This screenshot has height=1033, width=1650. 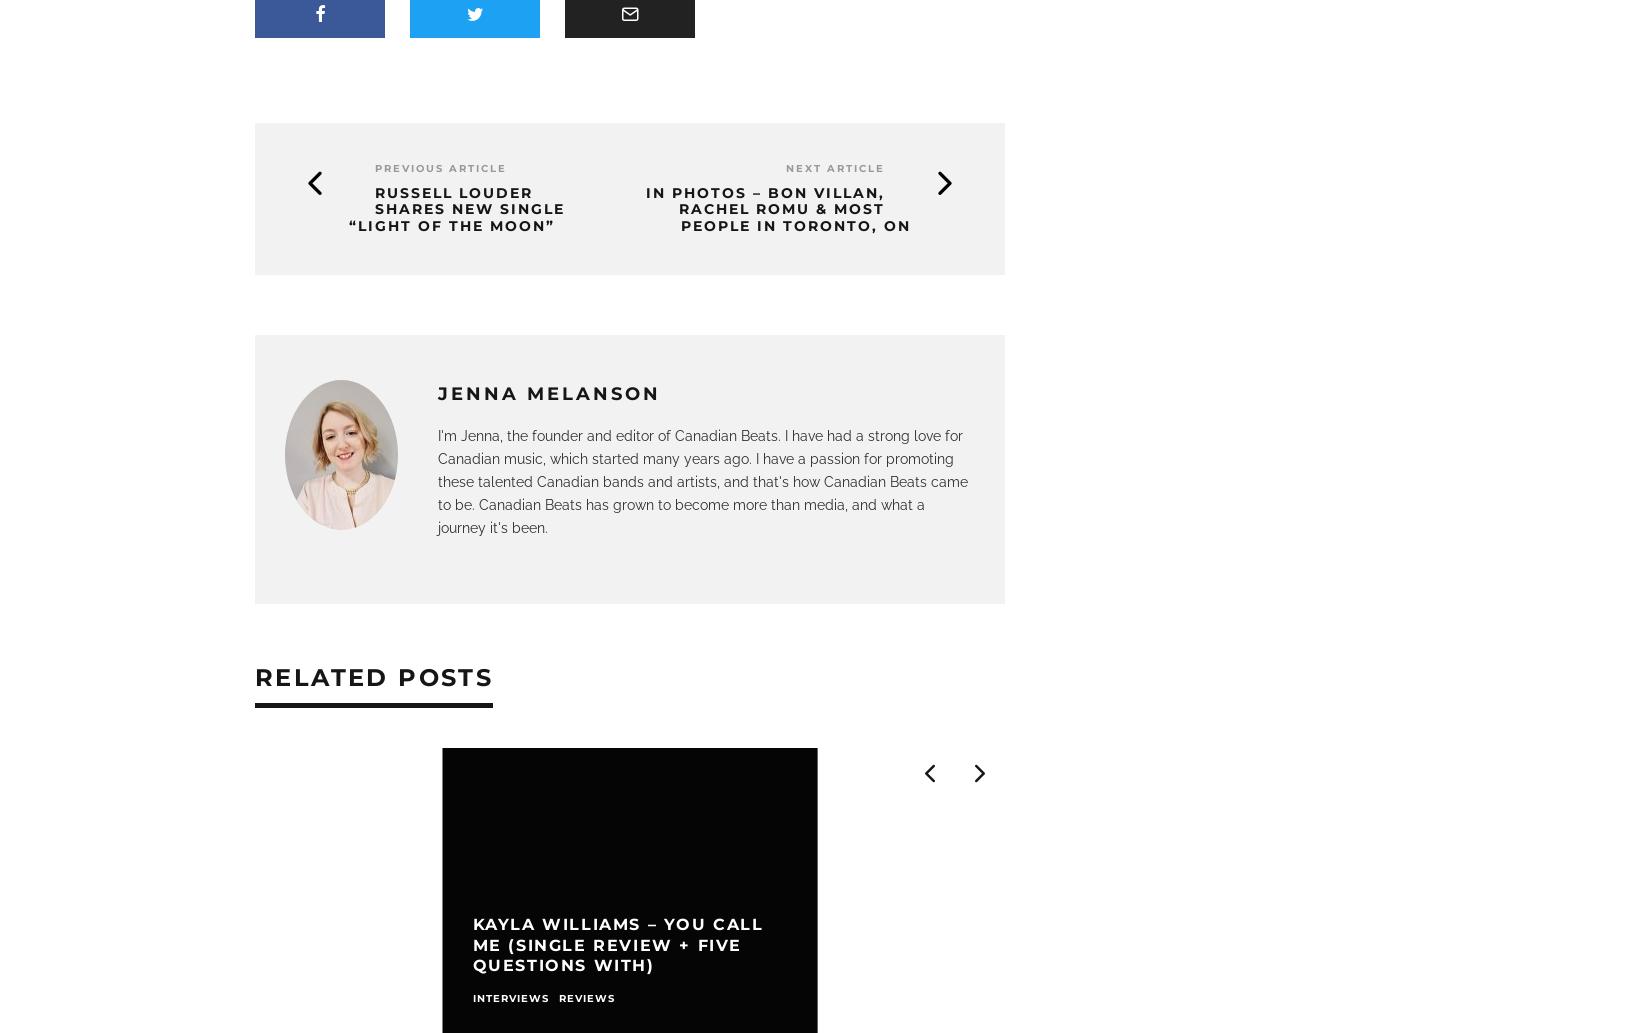 I want to click on 'Interviews', so click(x=471, y=997).